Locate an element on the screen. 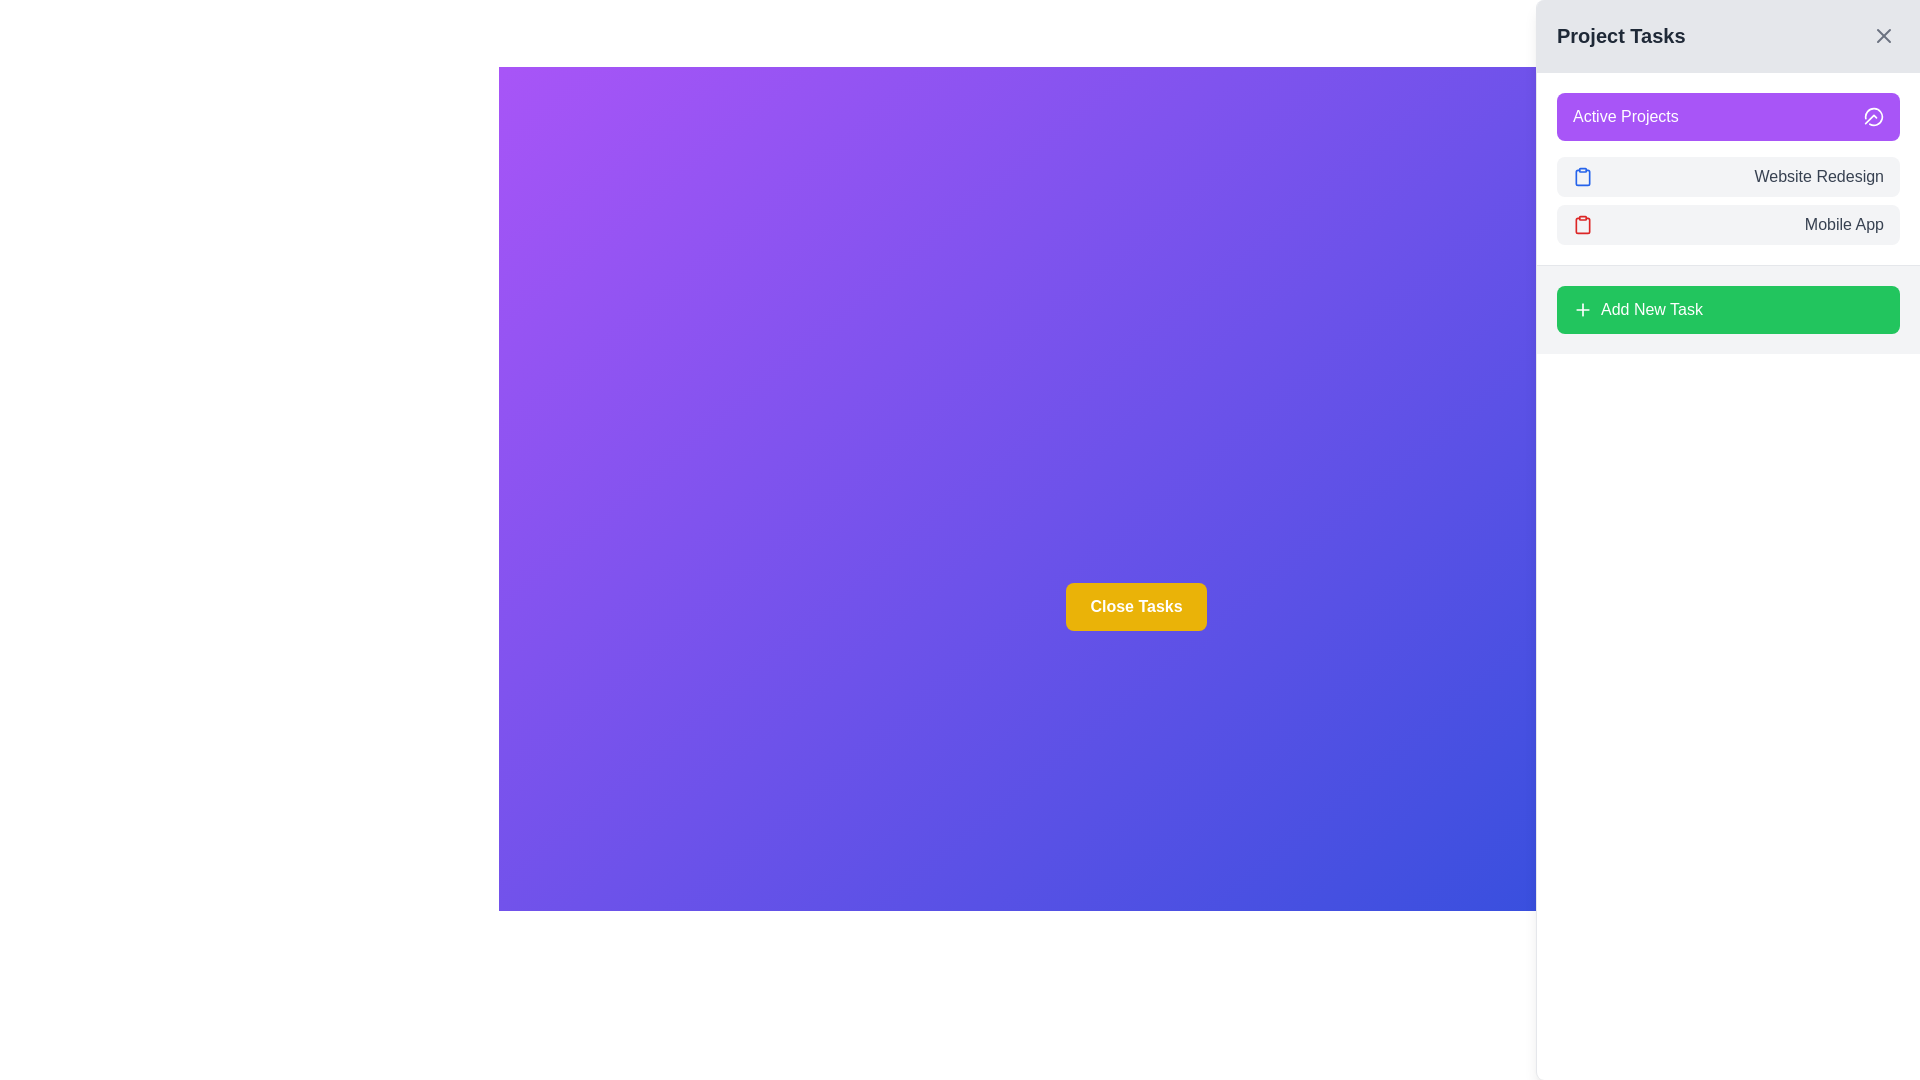 This screenshot has height=1080, width=1920. the list item labeled 'Mobile App', which has a light gray background and a red clipboard icon is located at coordinates (1727, 224).